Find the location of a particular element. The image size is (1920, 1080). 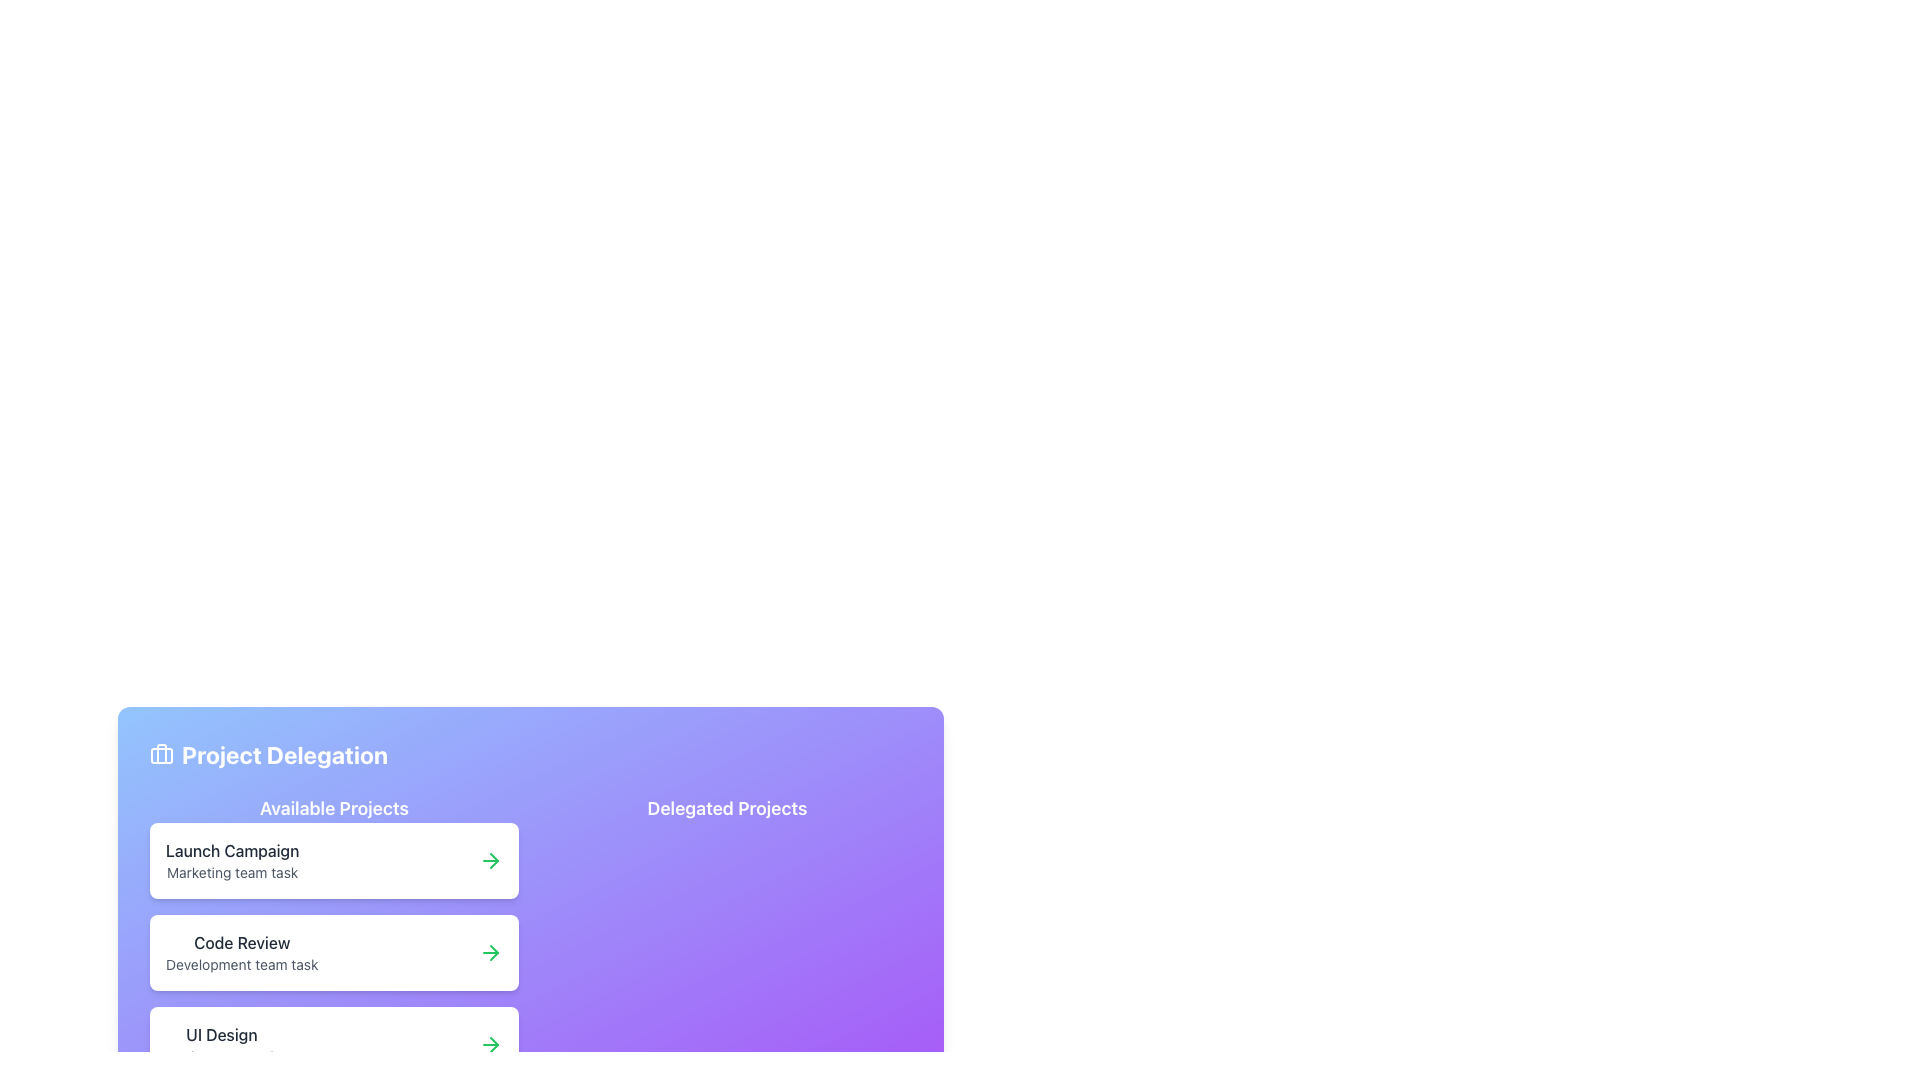

the rightward-pointing arrow icon next to the 'Code Review' task entry under 'Available Projects' to indicate forward navigation or additional details is located at coordinates (494, 859).